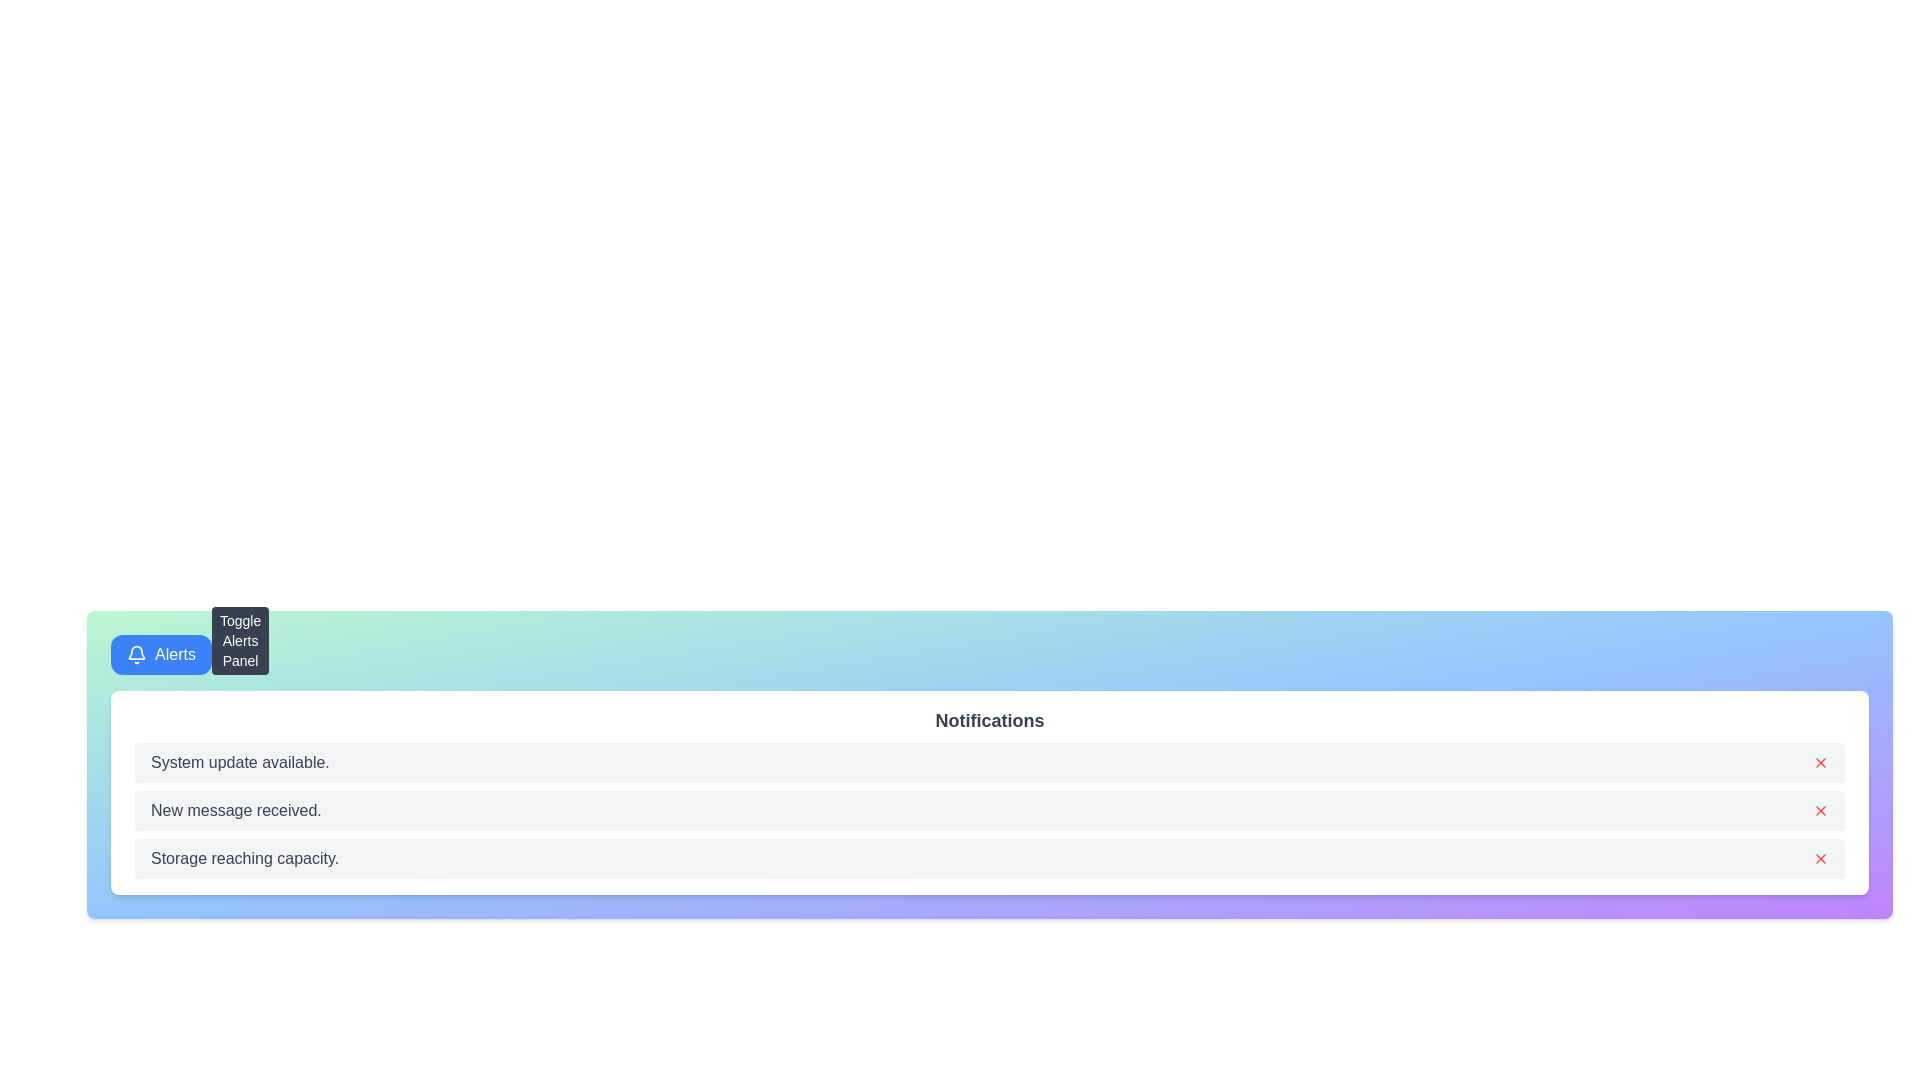 This screenshot has width=1920, height=1080. What do you see at coordinates (989, 721) in the screenshot?
I see `the 'Notifications' text display element, which is styled with bold and large font and positioned at the top of the notifications section` at bounding box center [989, 721].